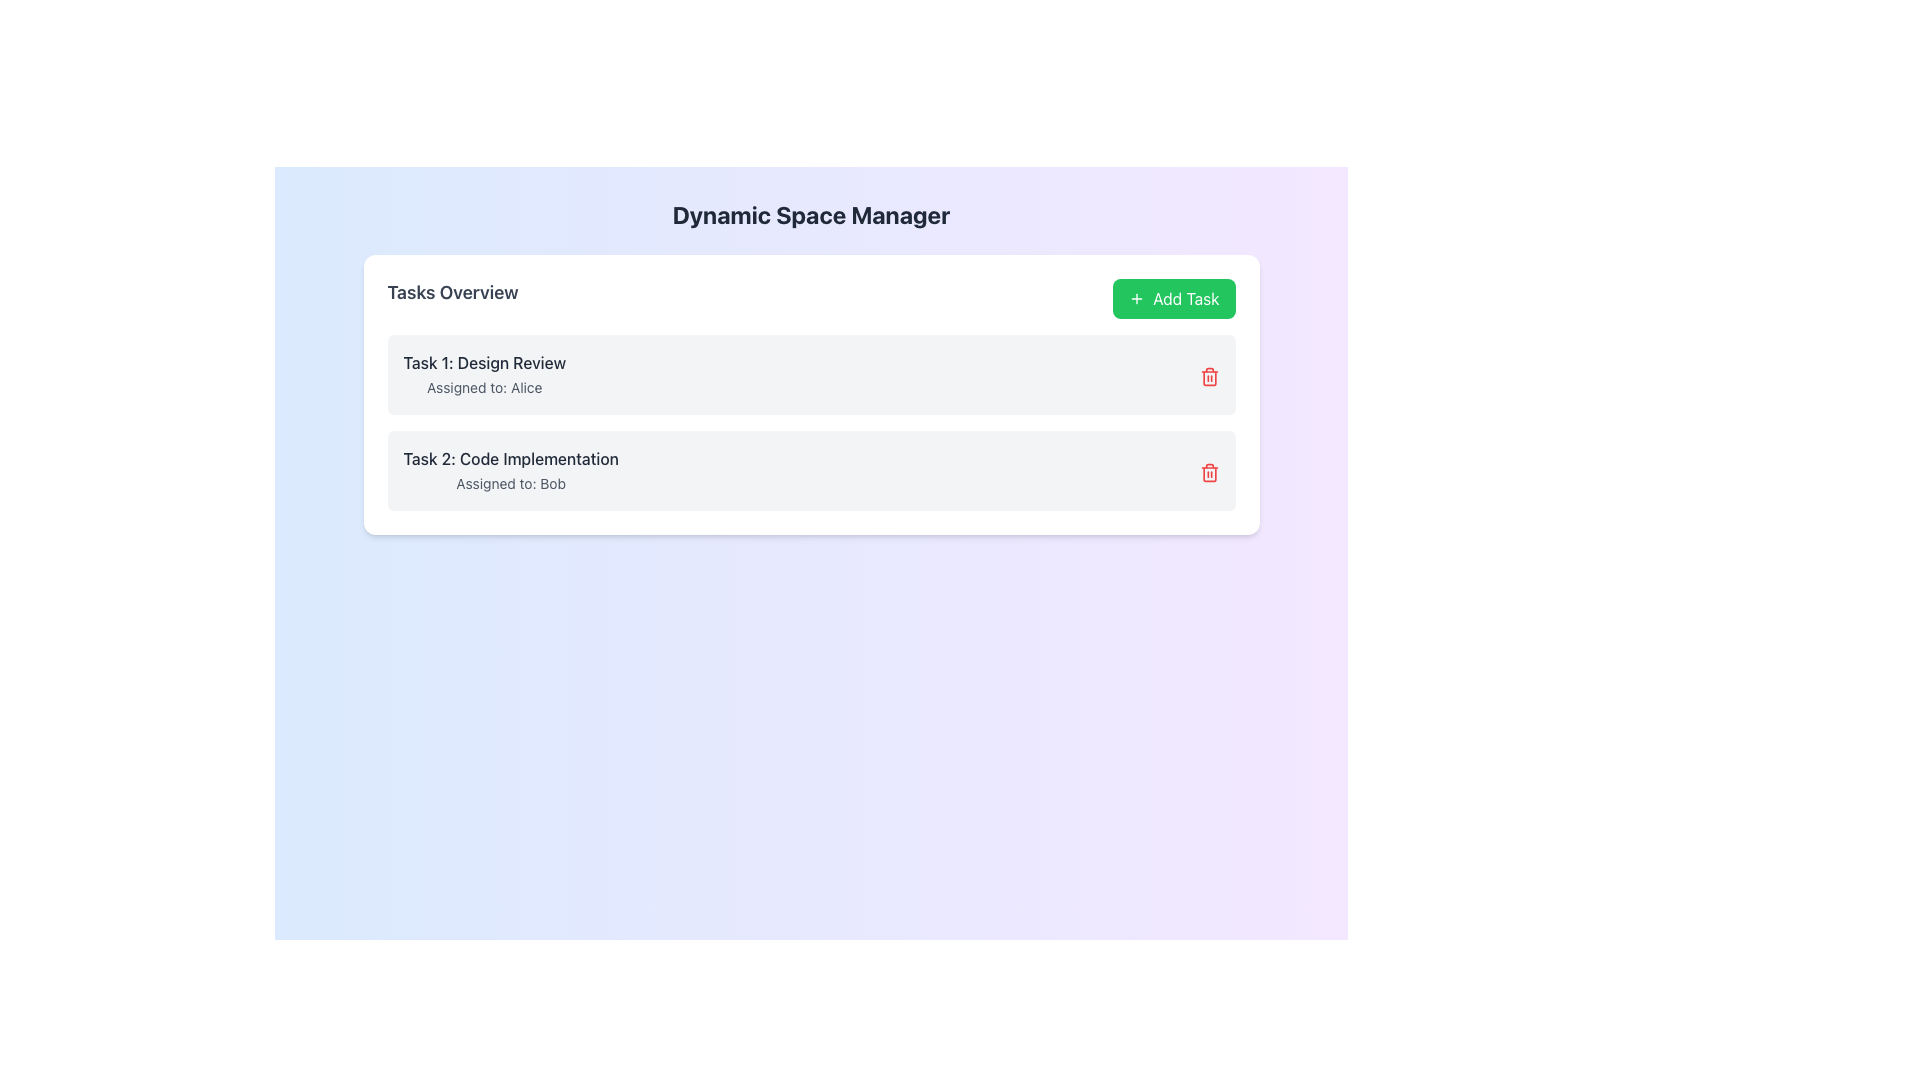  I want to click on the small plus icon located within the green 'Add Task' button, positioned to the left of the 'Add Task' text label, so click(1137, 299).